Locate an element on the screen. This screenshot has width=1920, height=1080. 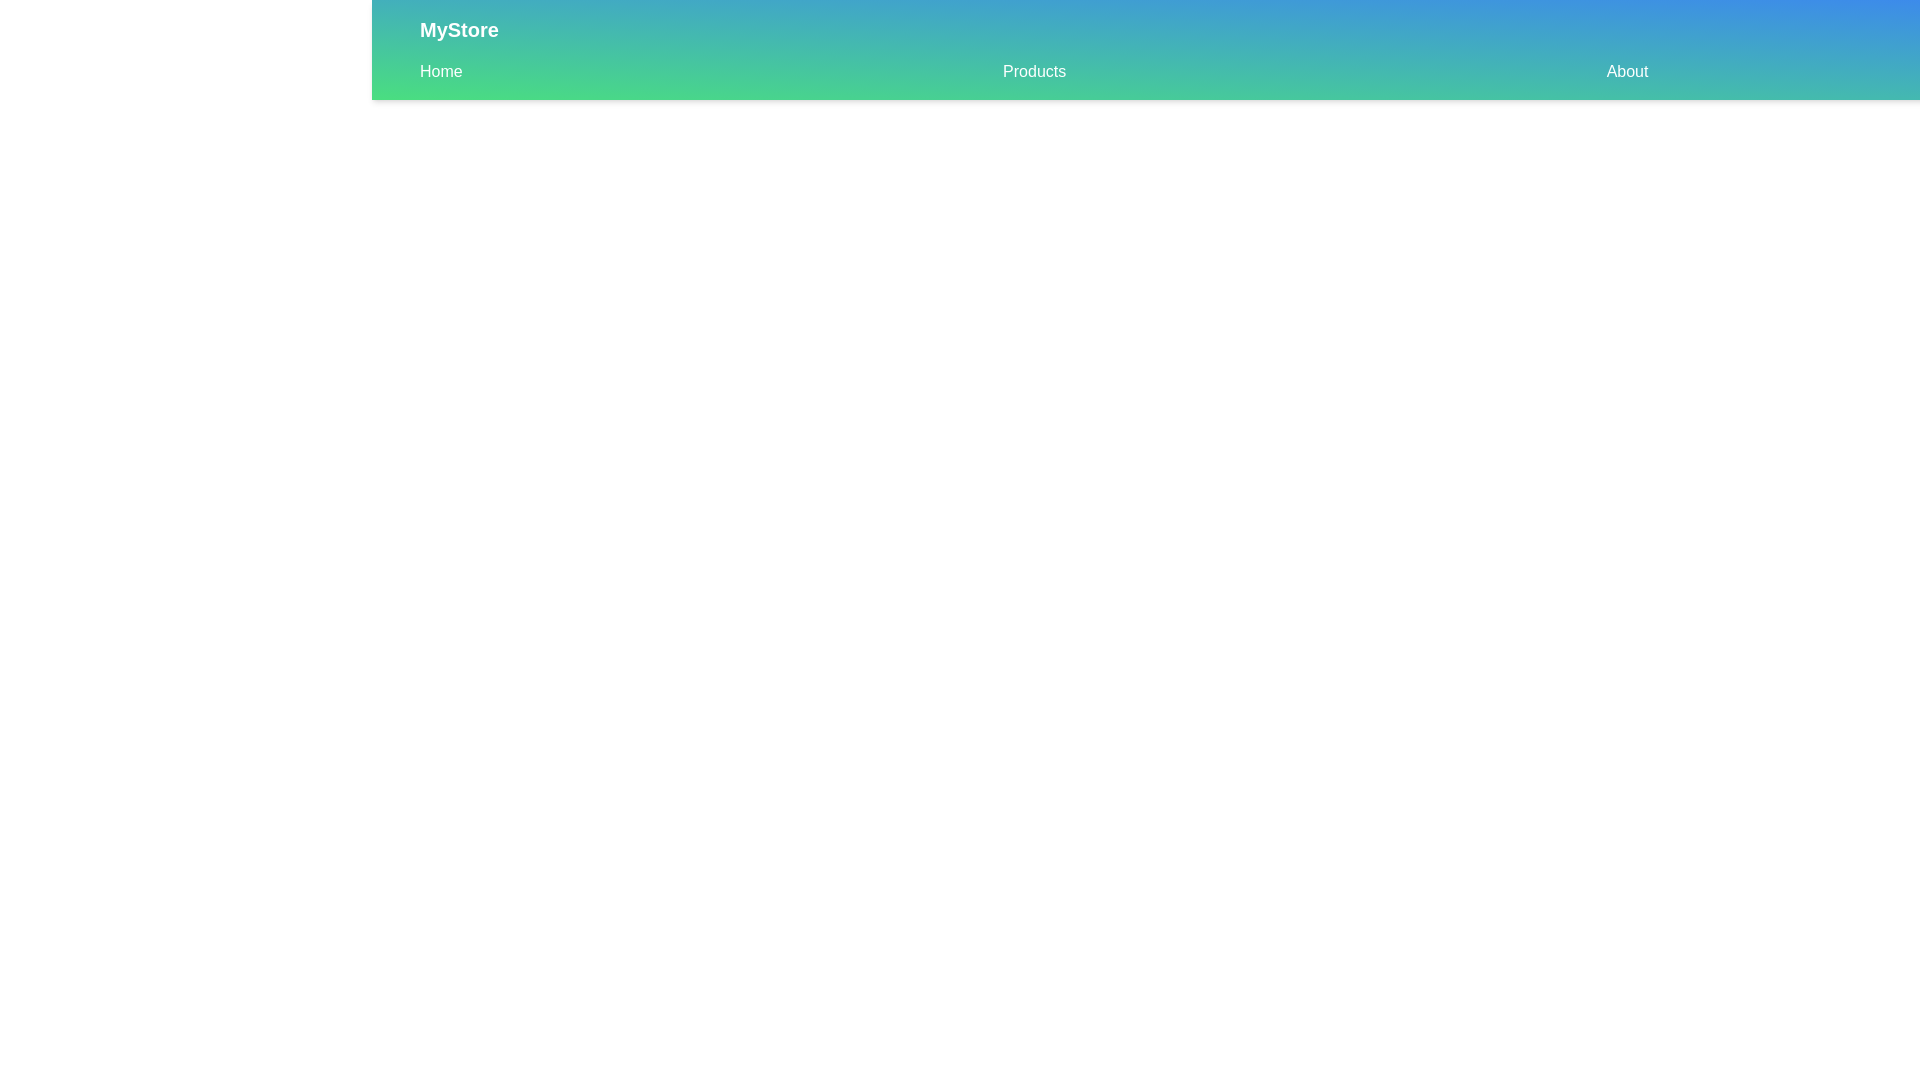
the About navigation link in the sub-navigation bar is located at coordinates (1627, 71).